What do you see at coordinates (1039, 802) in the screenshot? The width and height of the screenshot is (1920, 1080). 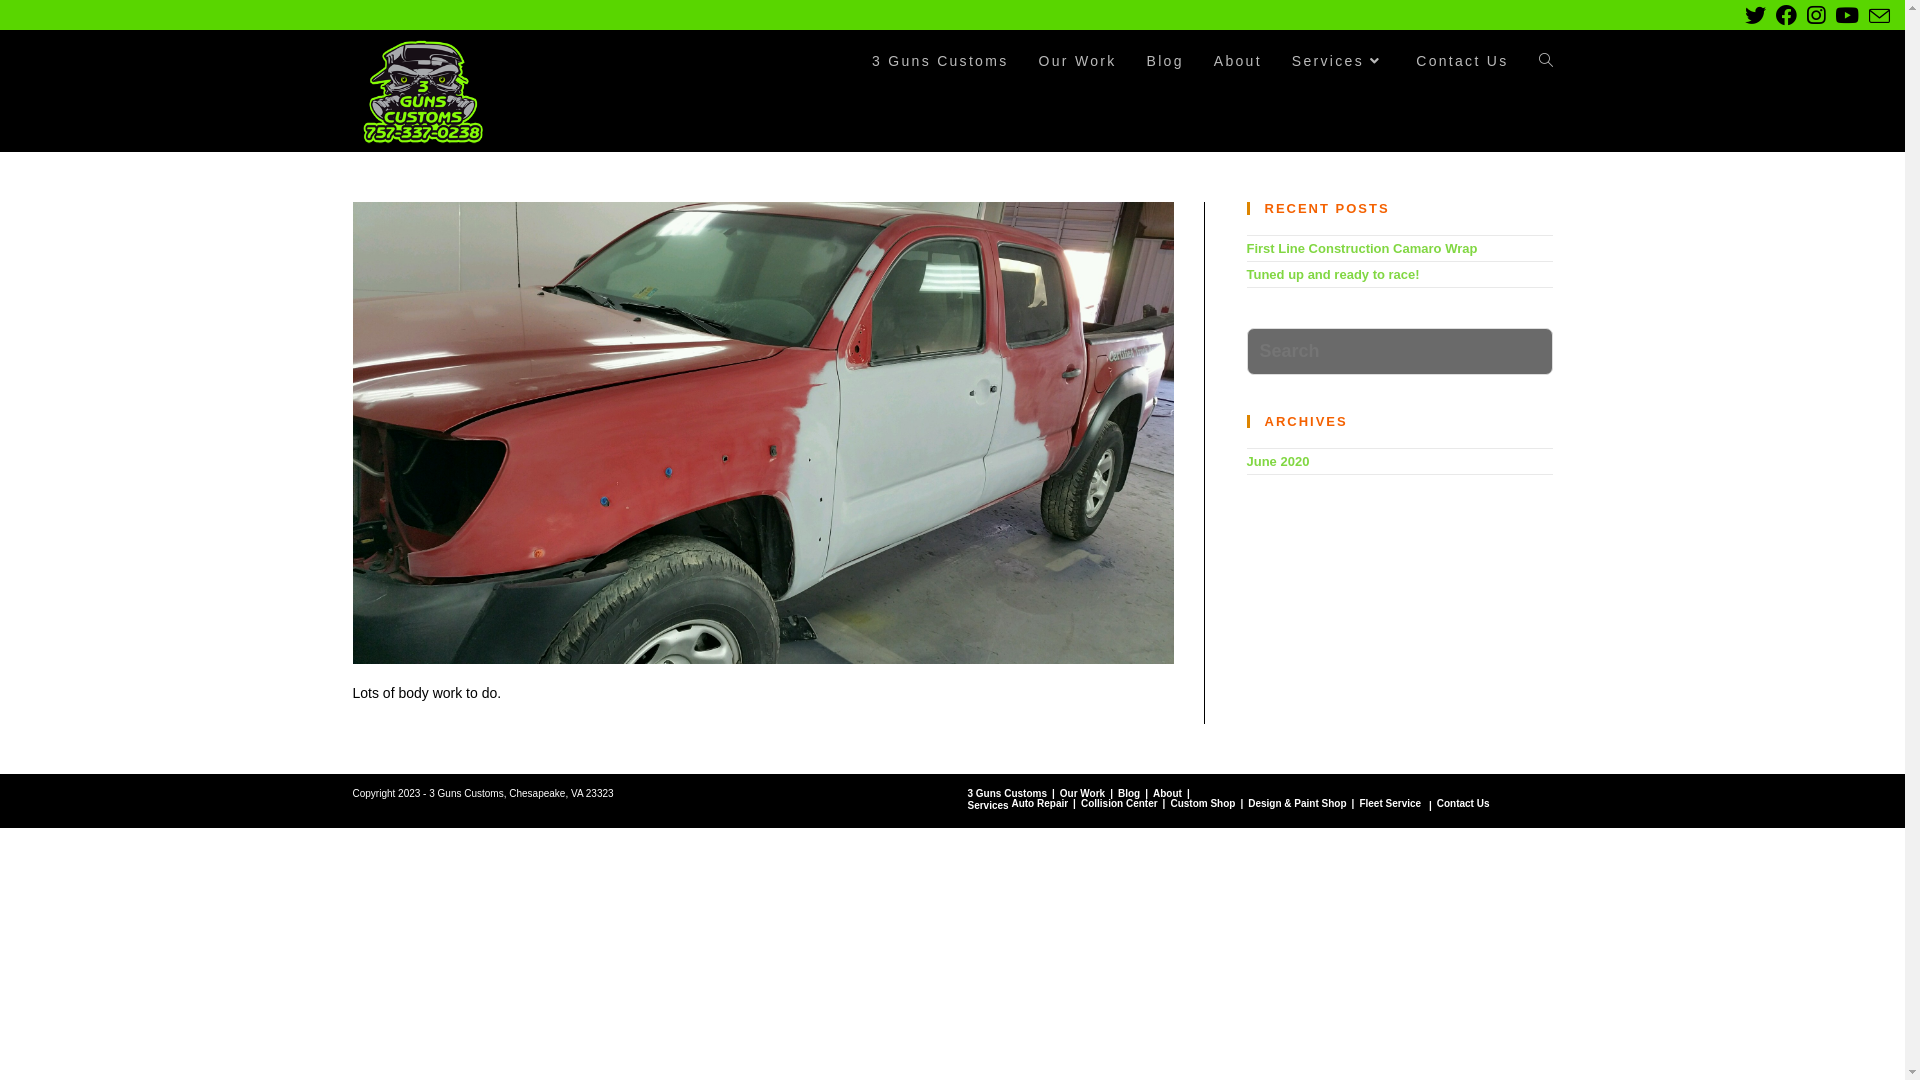 I see `'Auto Repair'` at bounding box center [1039, 802].